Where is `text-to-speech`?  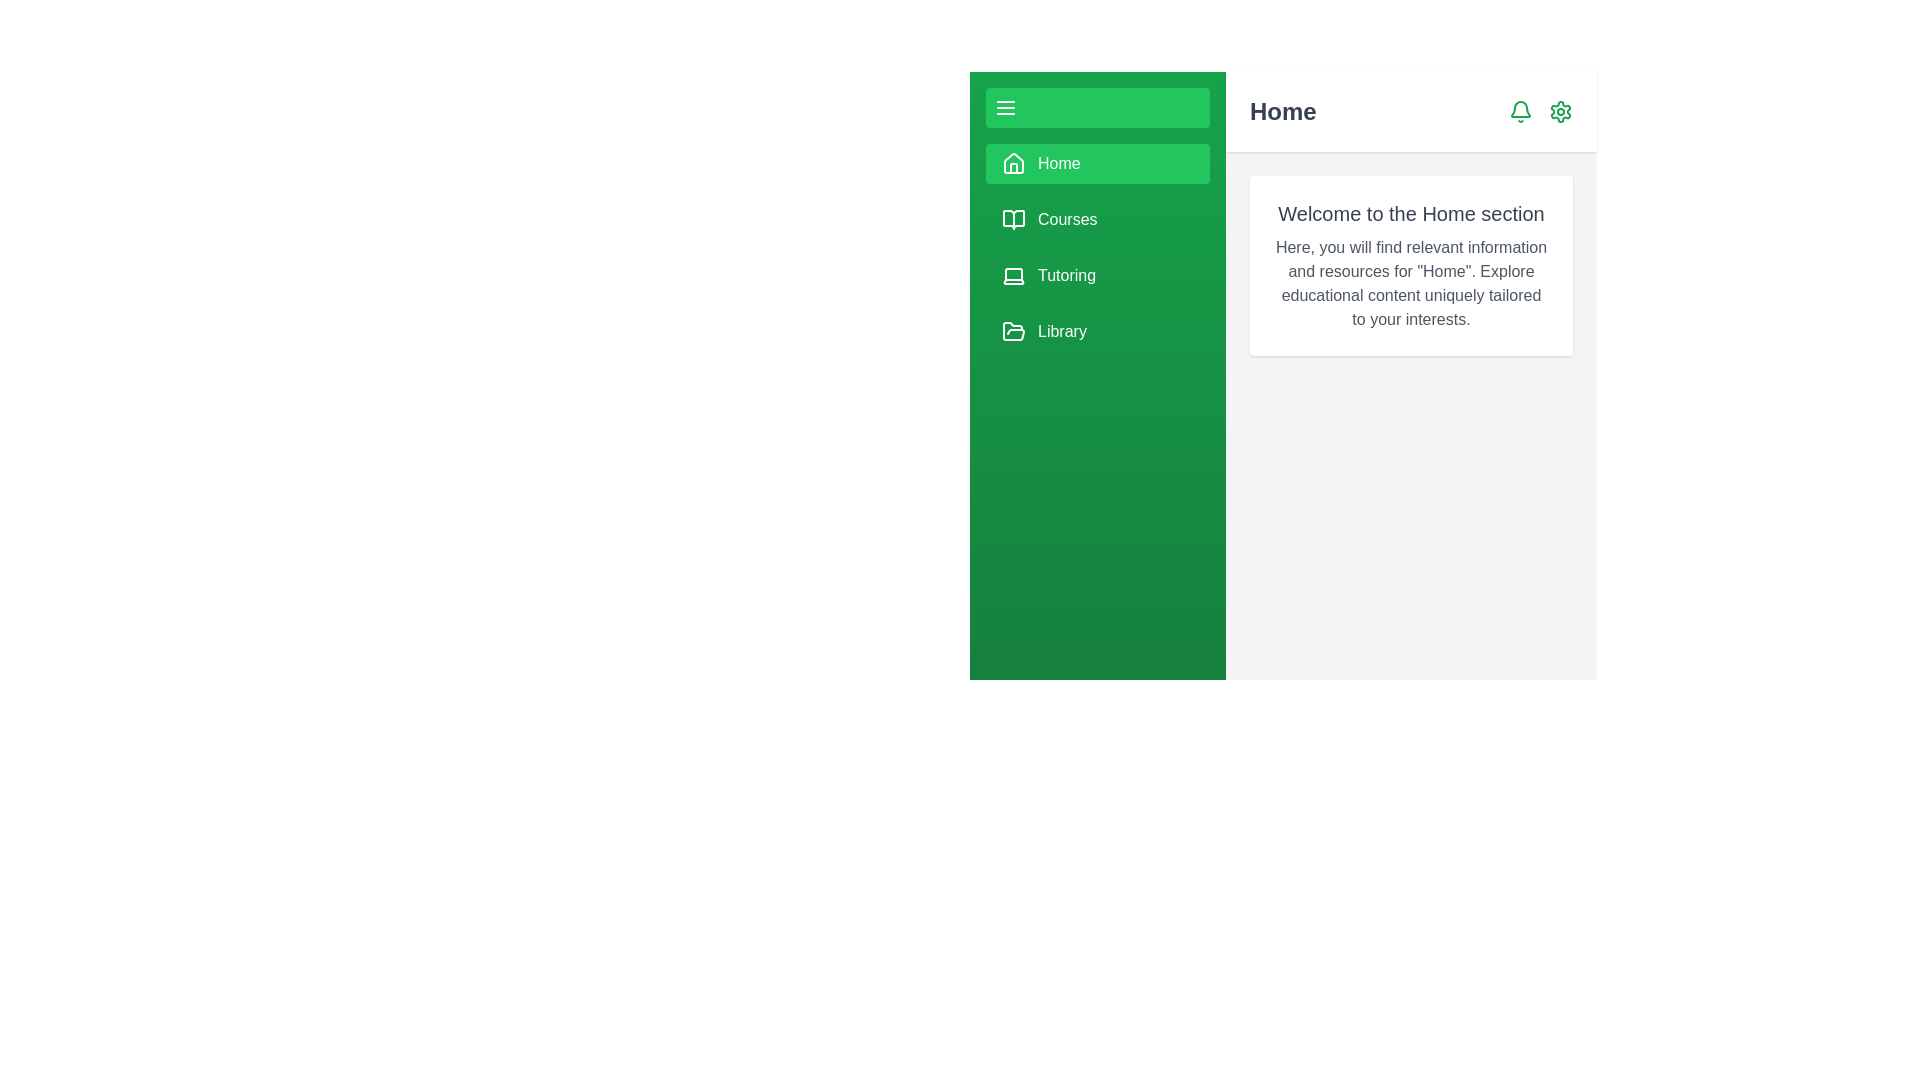
text-to-speech is located at coordinates (1410, 284).